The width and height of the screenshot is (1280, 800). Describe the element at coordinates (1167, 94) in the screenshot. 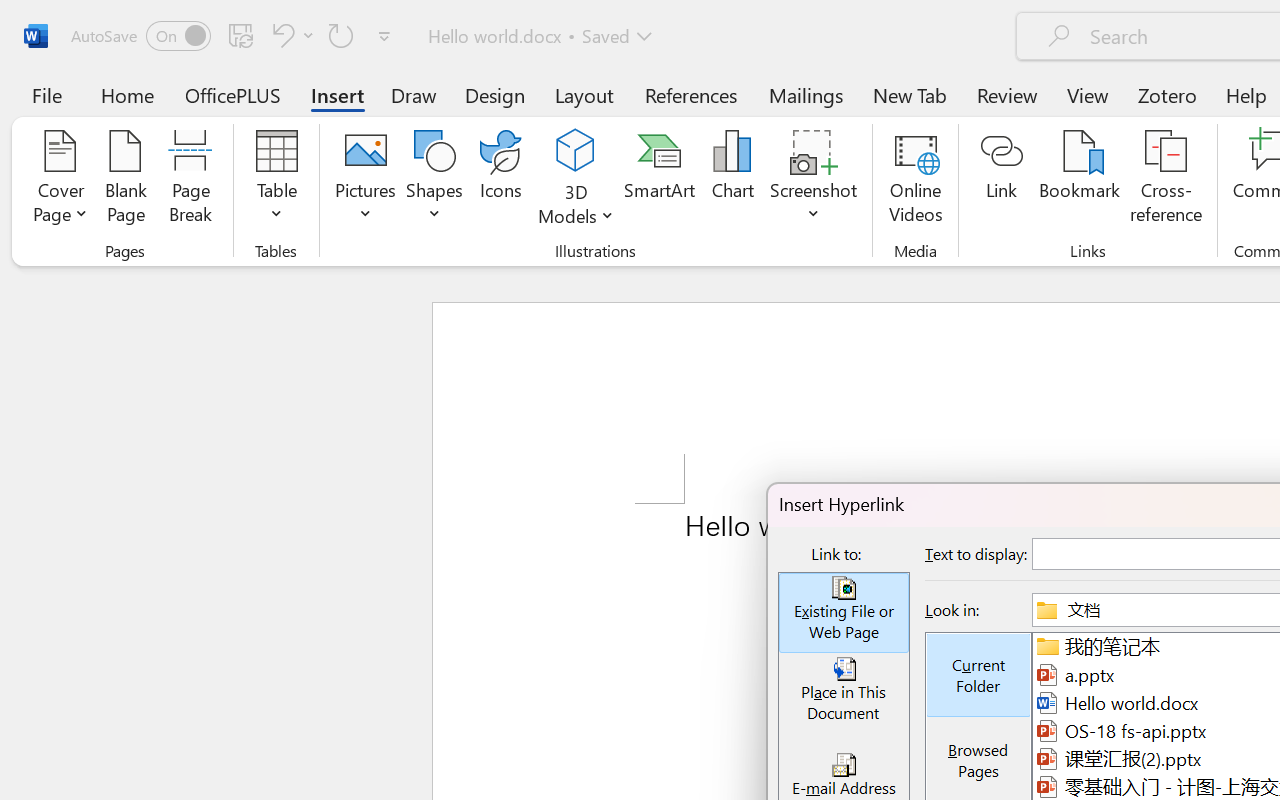

I see `'Zotero'` at that location.